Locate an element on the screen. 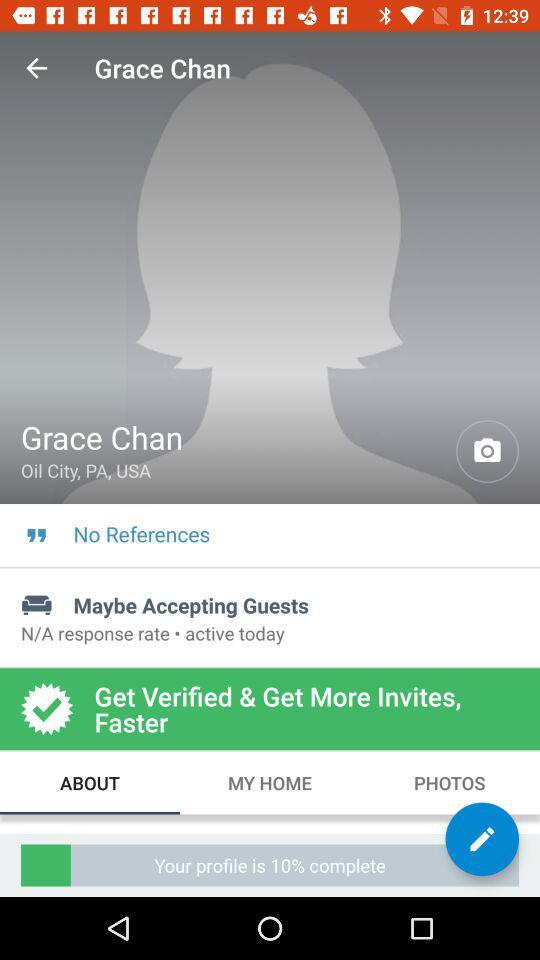 The width and height of the screenshot is (540, 960). the icon next to grace chan item is located at coordinates (486, 451).